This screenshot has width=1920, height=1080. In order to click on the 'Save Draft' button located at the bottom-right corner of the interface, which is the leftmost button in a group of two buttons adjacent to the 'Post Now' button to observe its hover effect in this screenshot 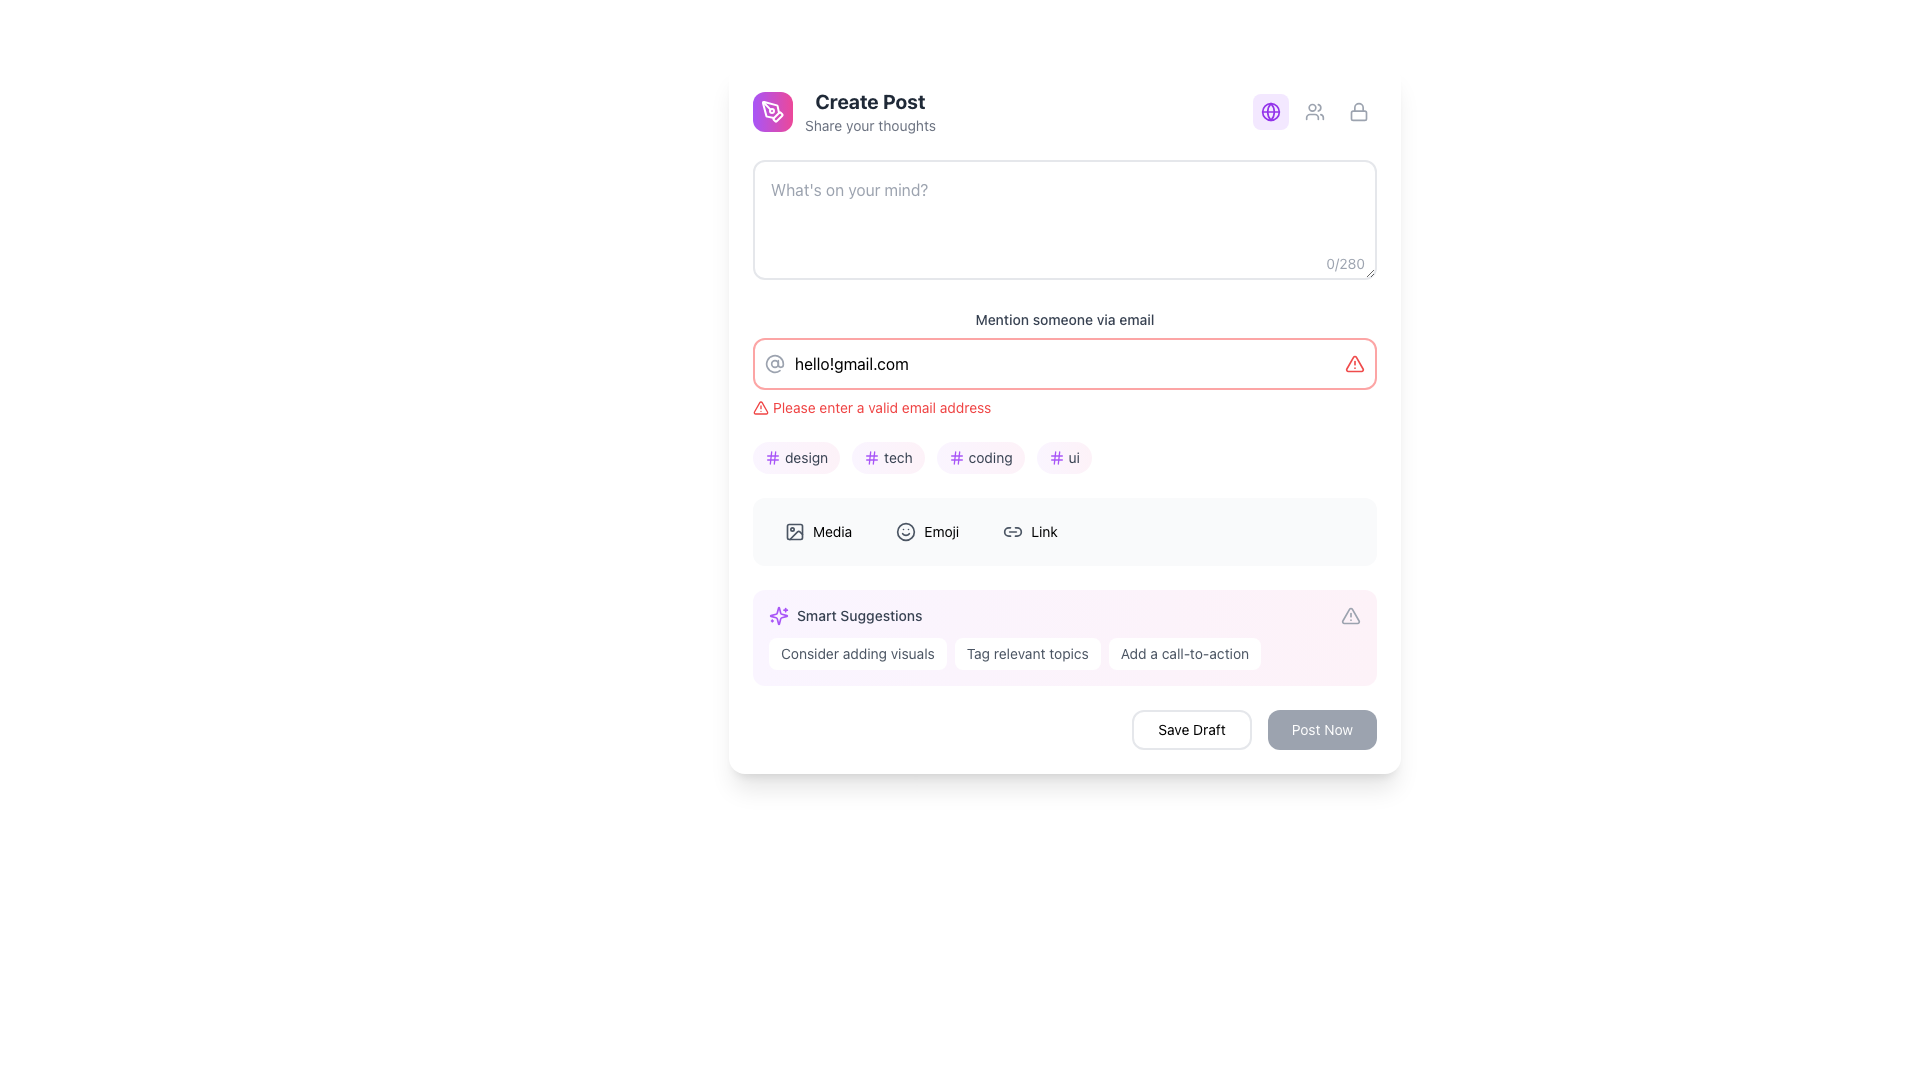, I will do `click(1191, 729)`.